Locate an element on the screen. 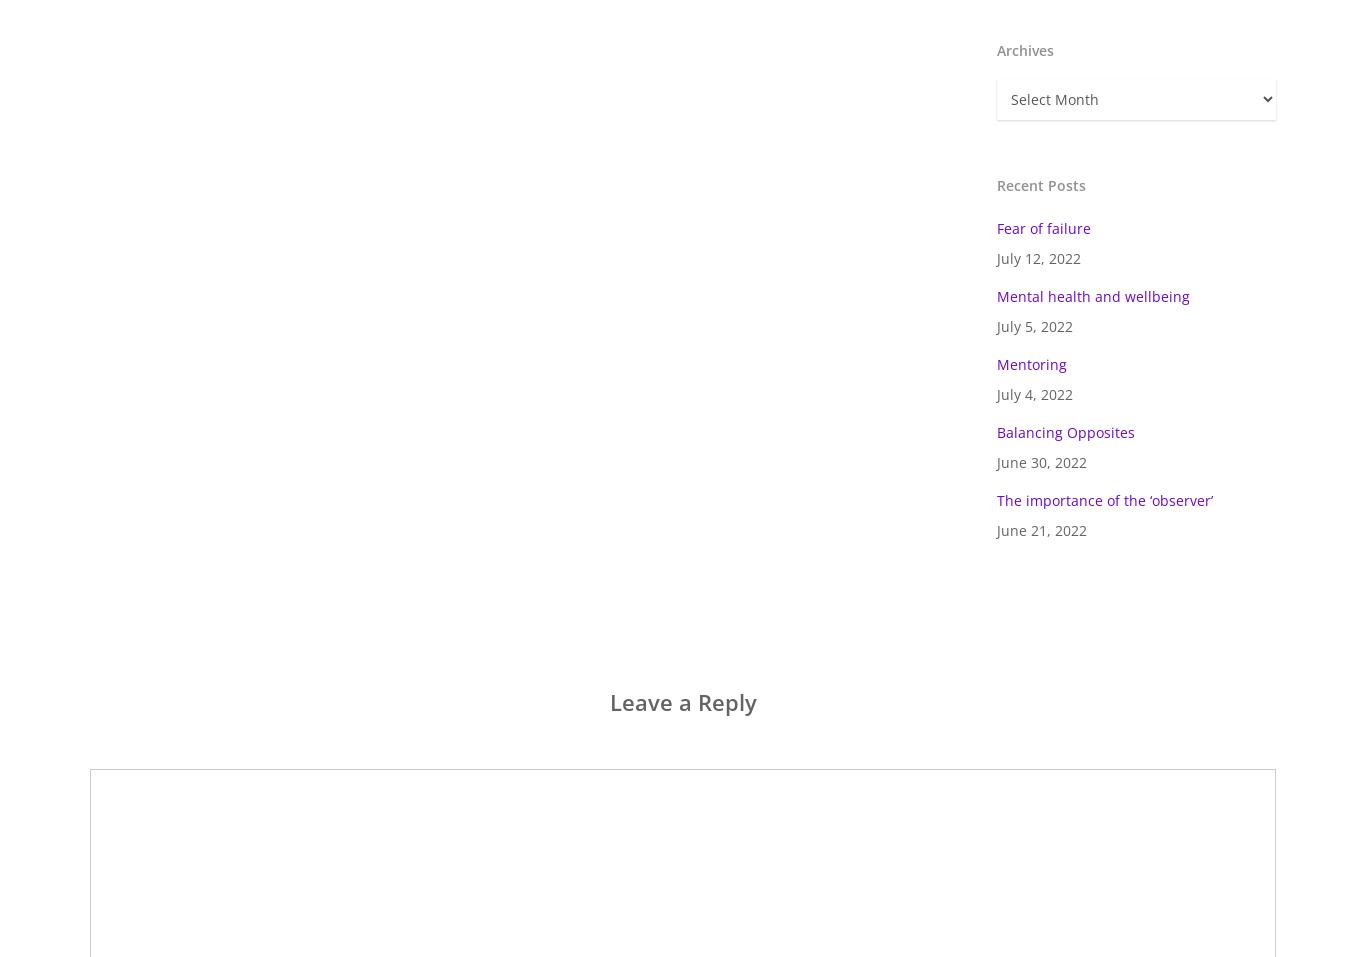  'July 12, 2022' is located at coordinates (997, 257).